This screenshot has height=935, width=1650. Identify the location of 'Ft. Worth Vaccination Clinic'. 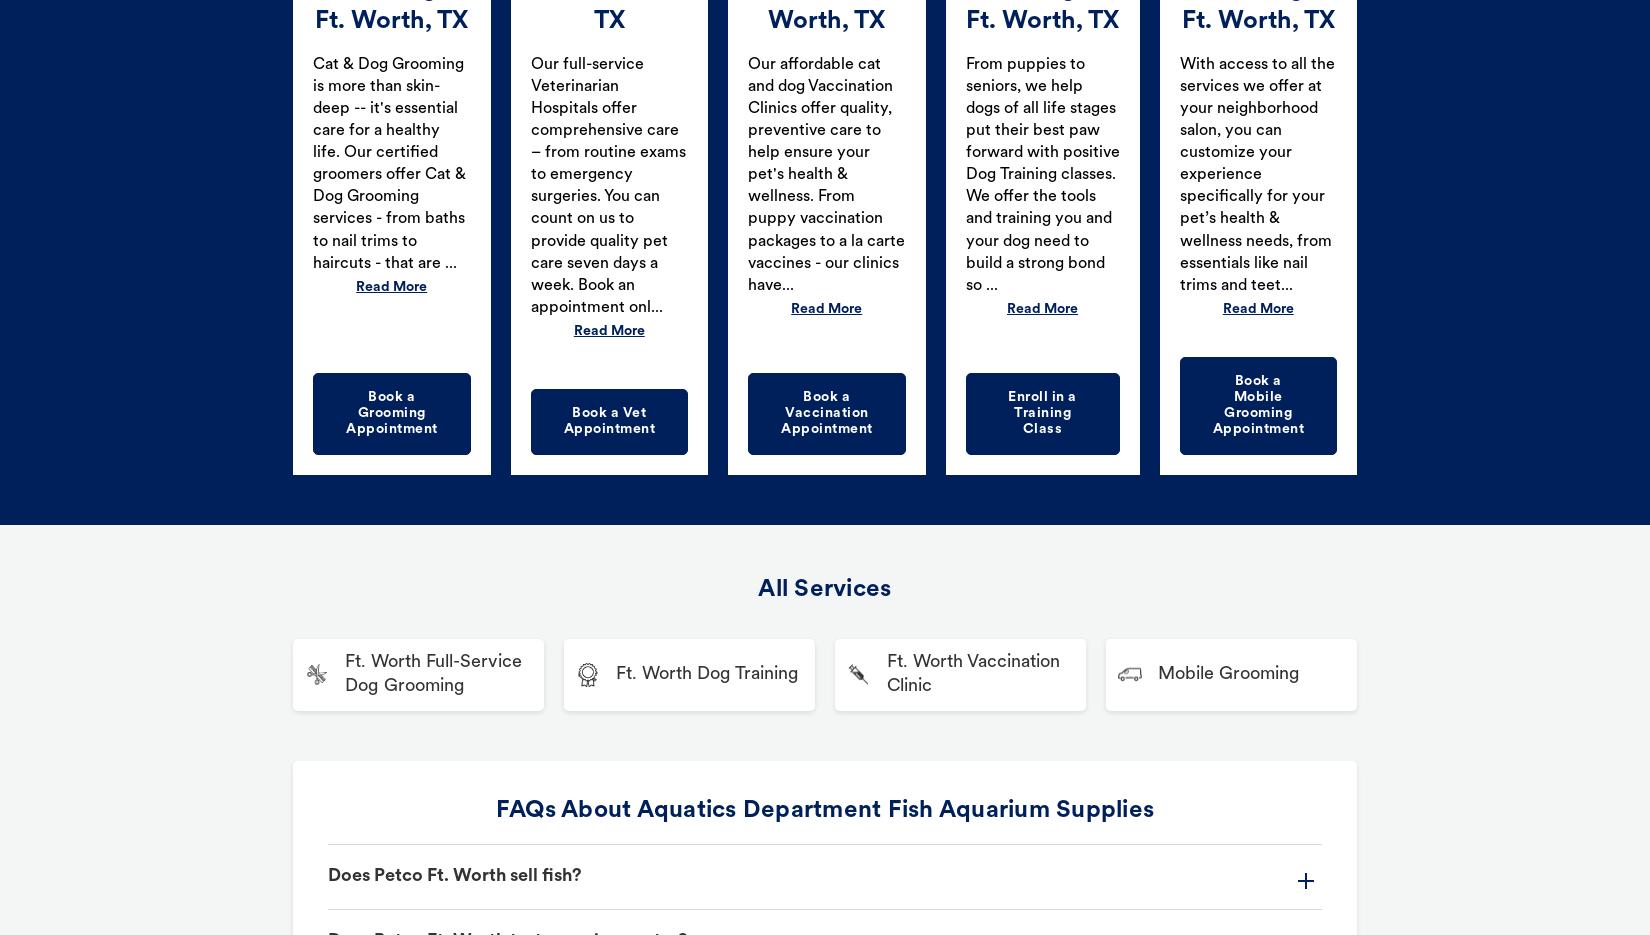
(973, 673).